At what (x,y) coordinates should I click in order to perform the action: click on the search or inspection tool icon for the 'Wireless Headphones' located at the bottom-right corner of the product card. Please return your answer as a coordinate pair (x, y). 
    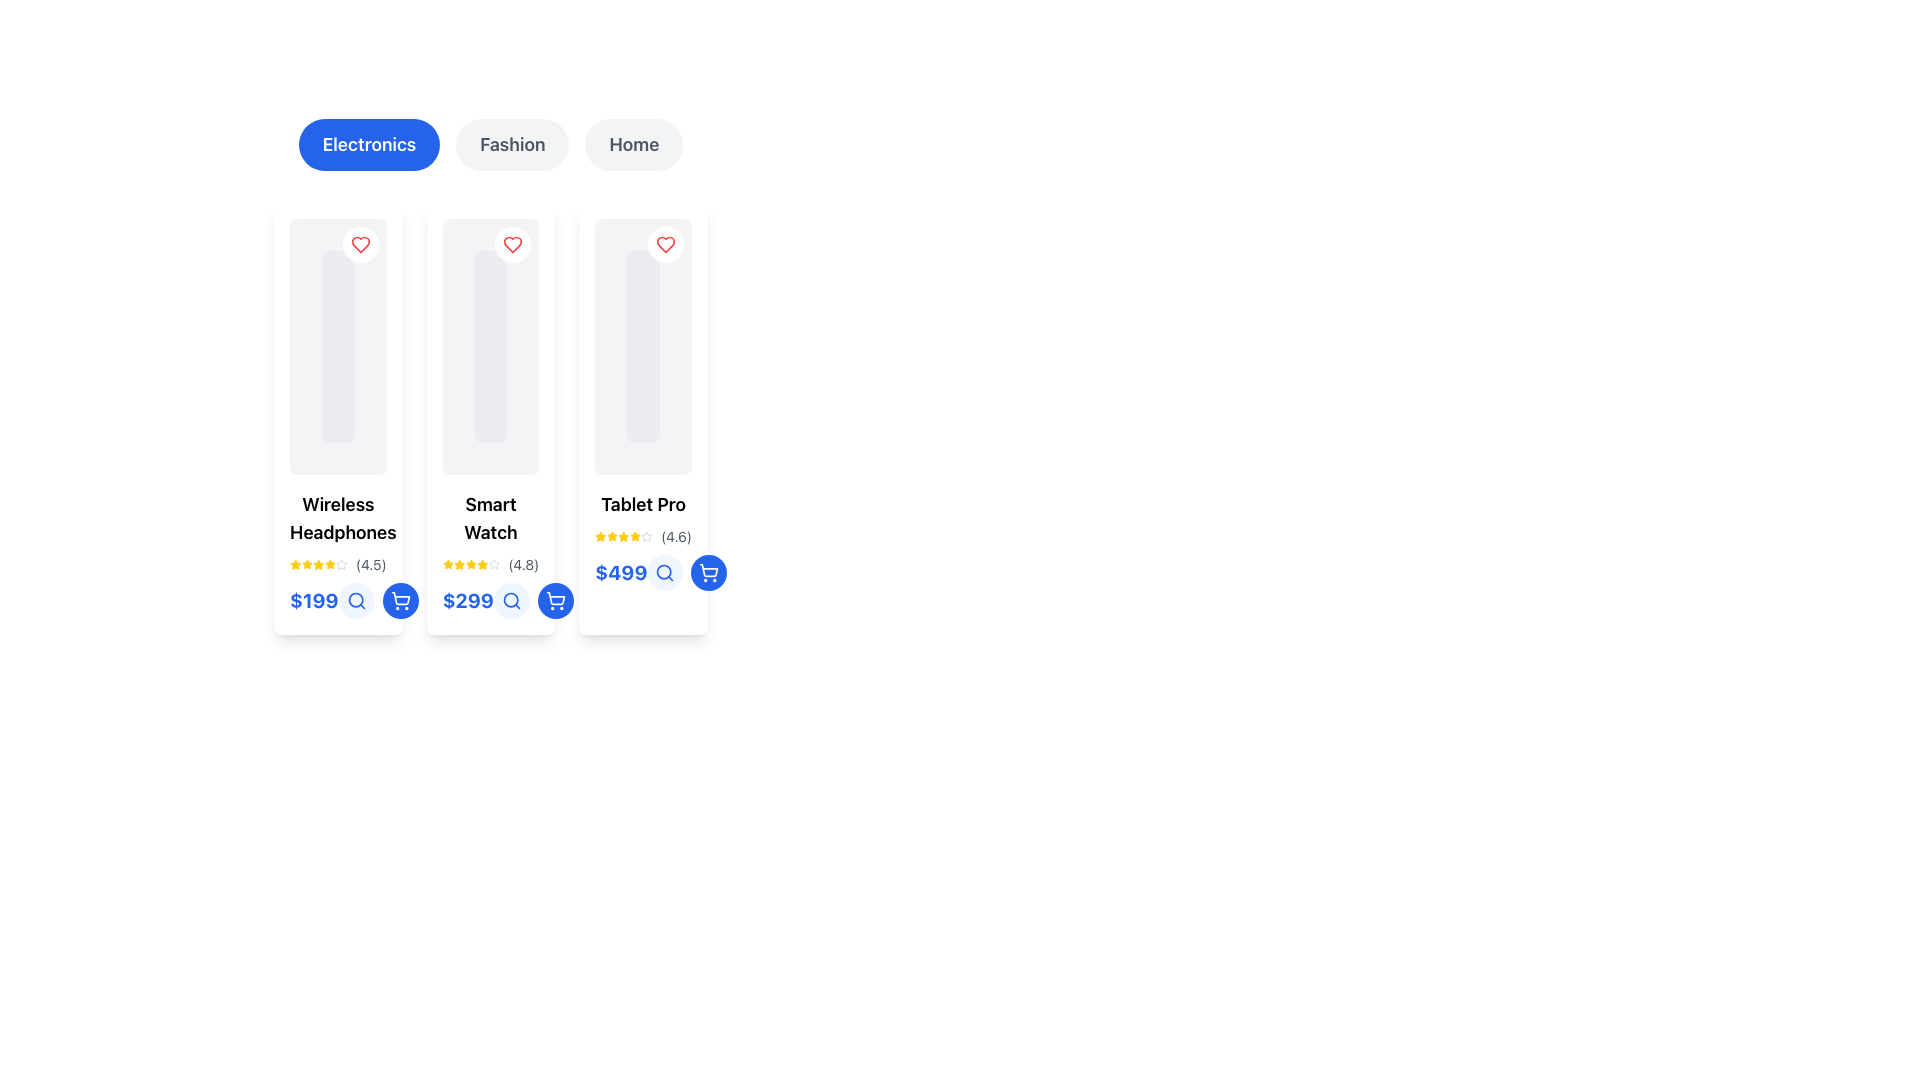
    Looking at the image, I should click on (356, 600).